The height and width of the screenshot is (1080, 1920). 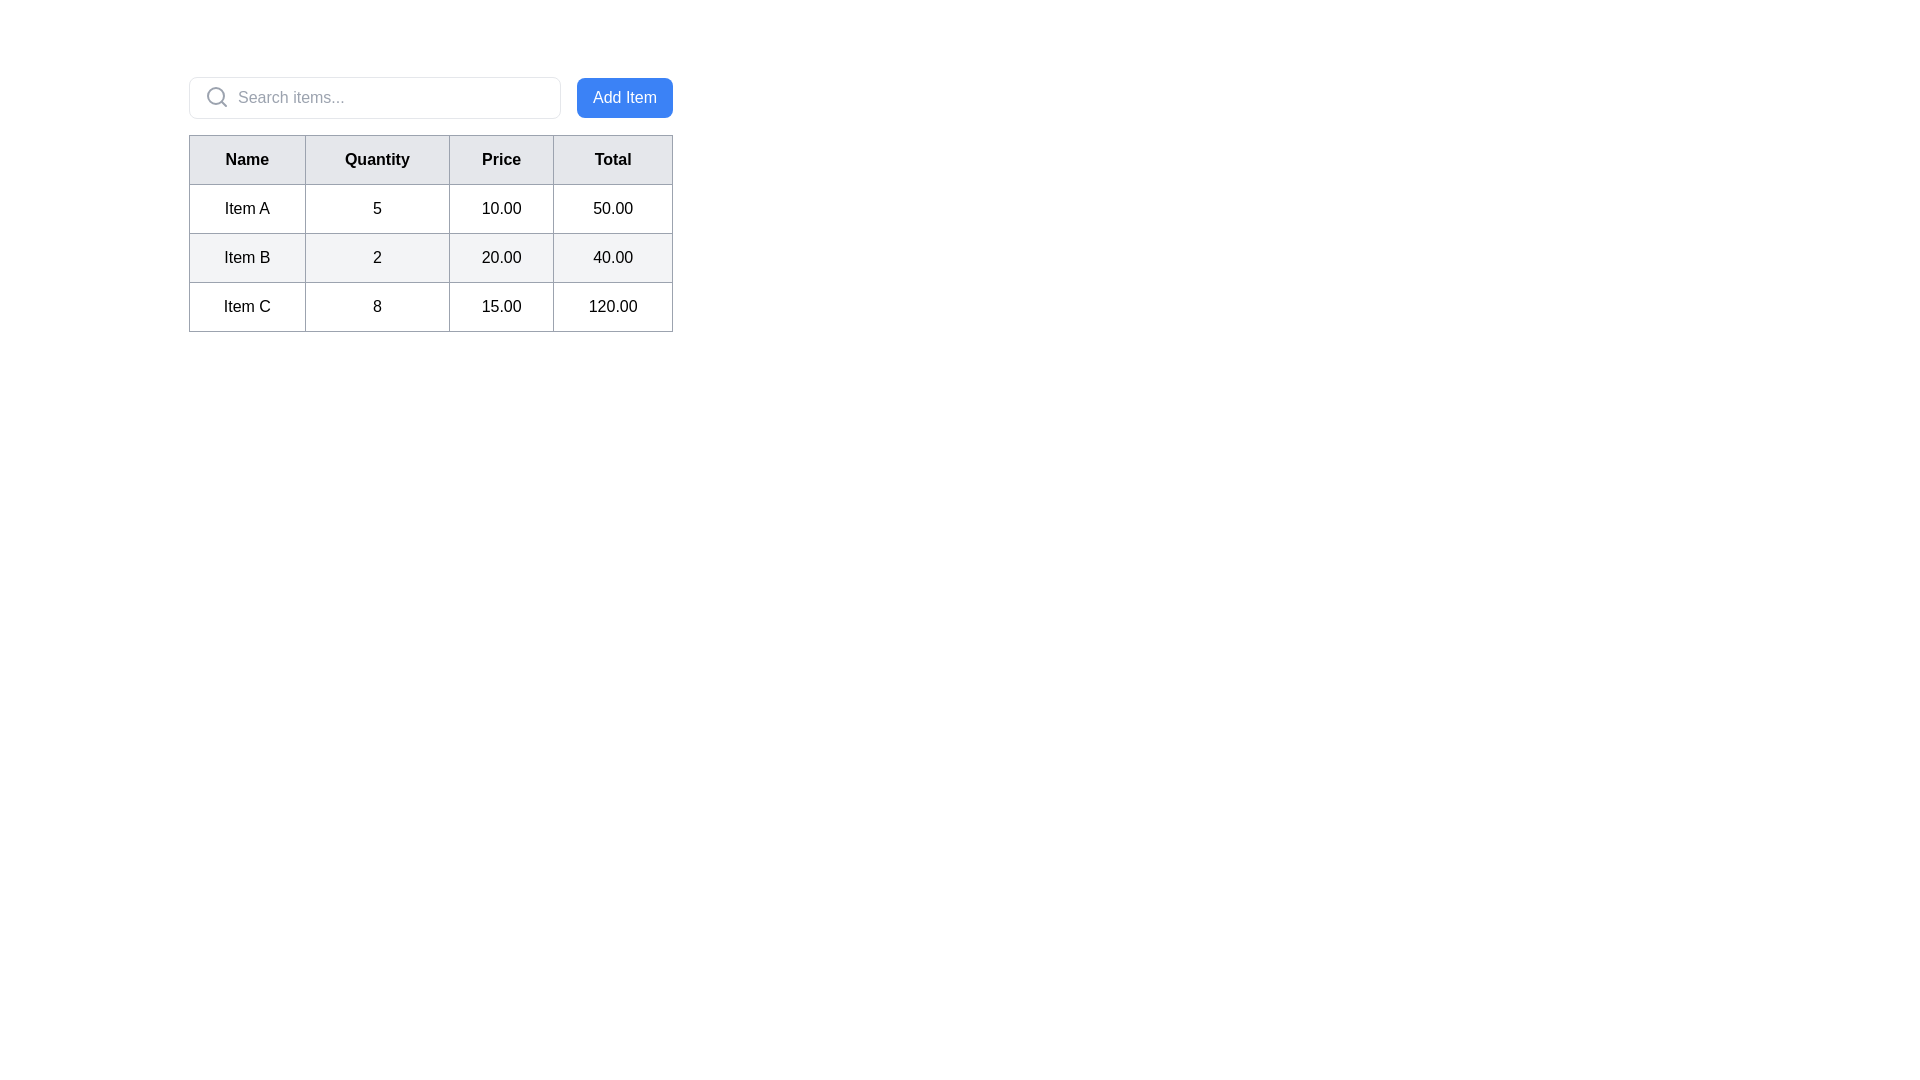 I want to click on the Table Cell in the third row under the 'Quantity' column, which indicates the quantity of 'Item C', so click(x=377, y=307).